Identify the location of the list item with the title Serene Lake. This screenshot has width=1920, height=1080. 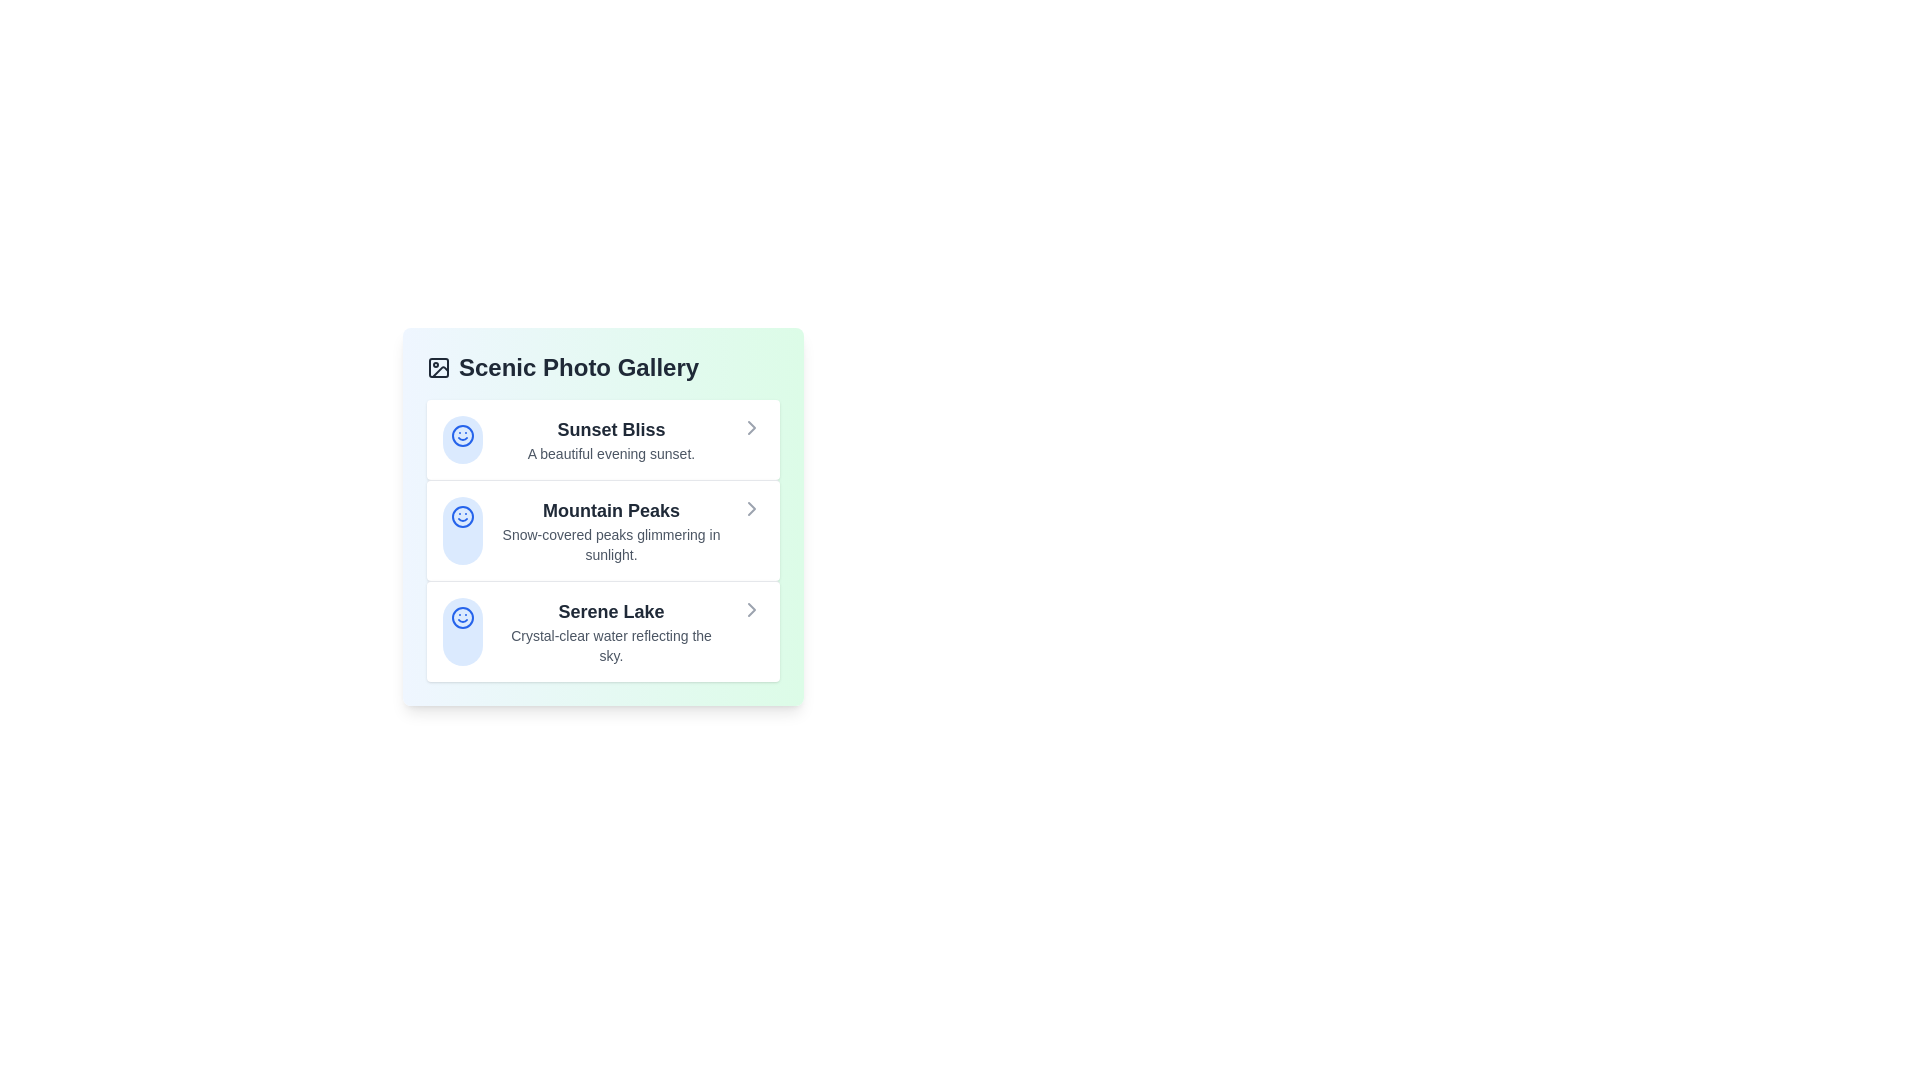
(602, 631).